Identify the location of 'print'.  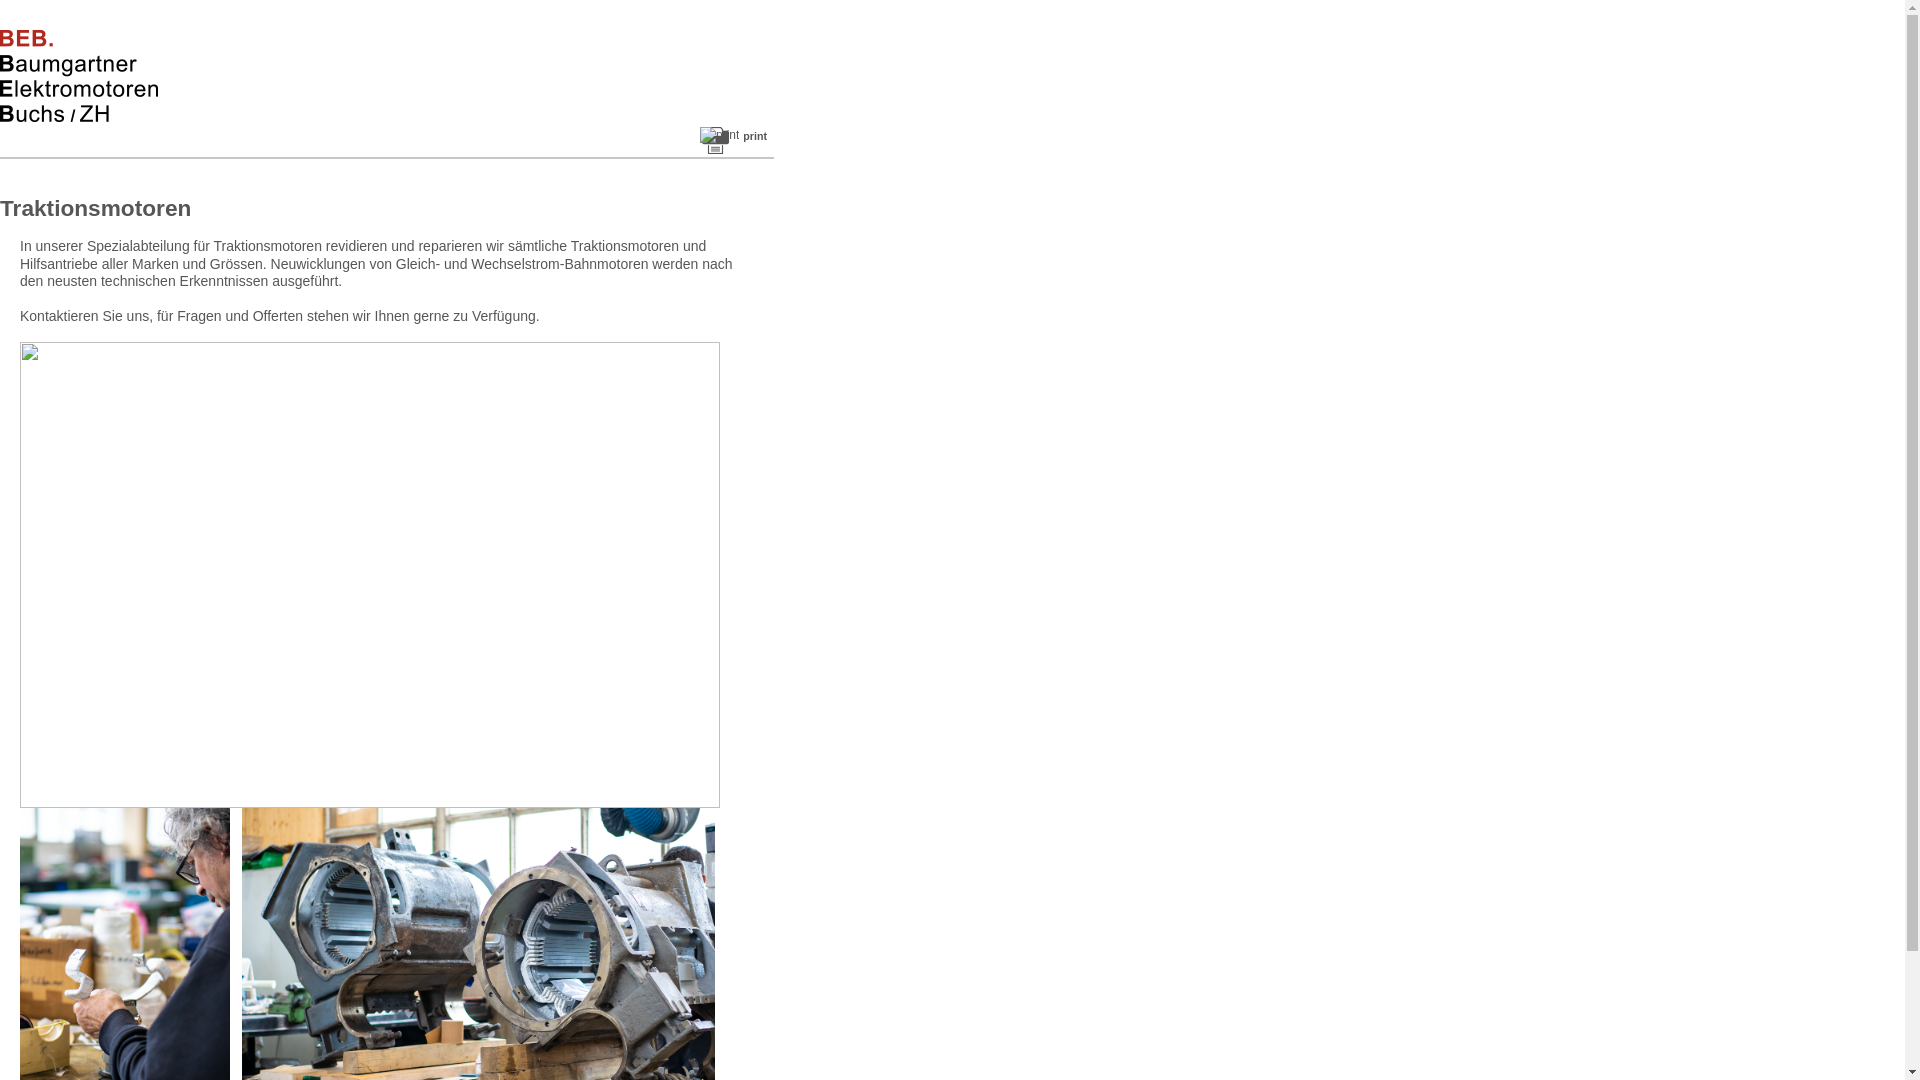
(700, 139).